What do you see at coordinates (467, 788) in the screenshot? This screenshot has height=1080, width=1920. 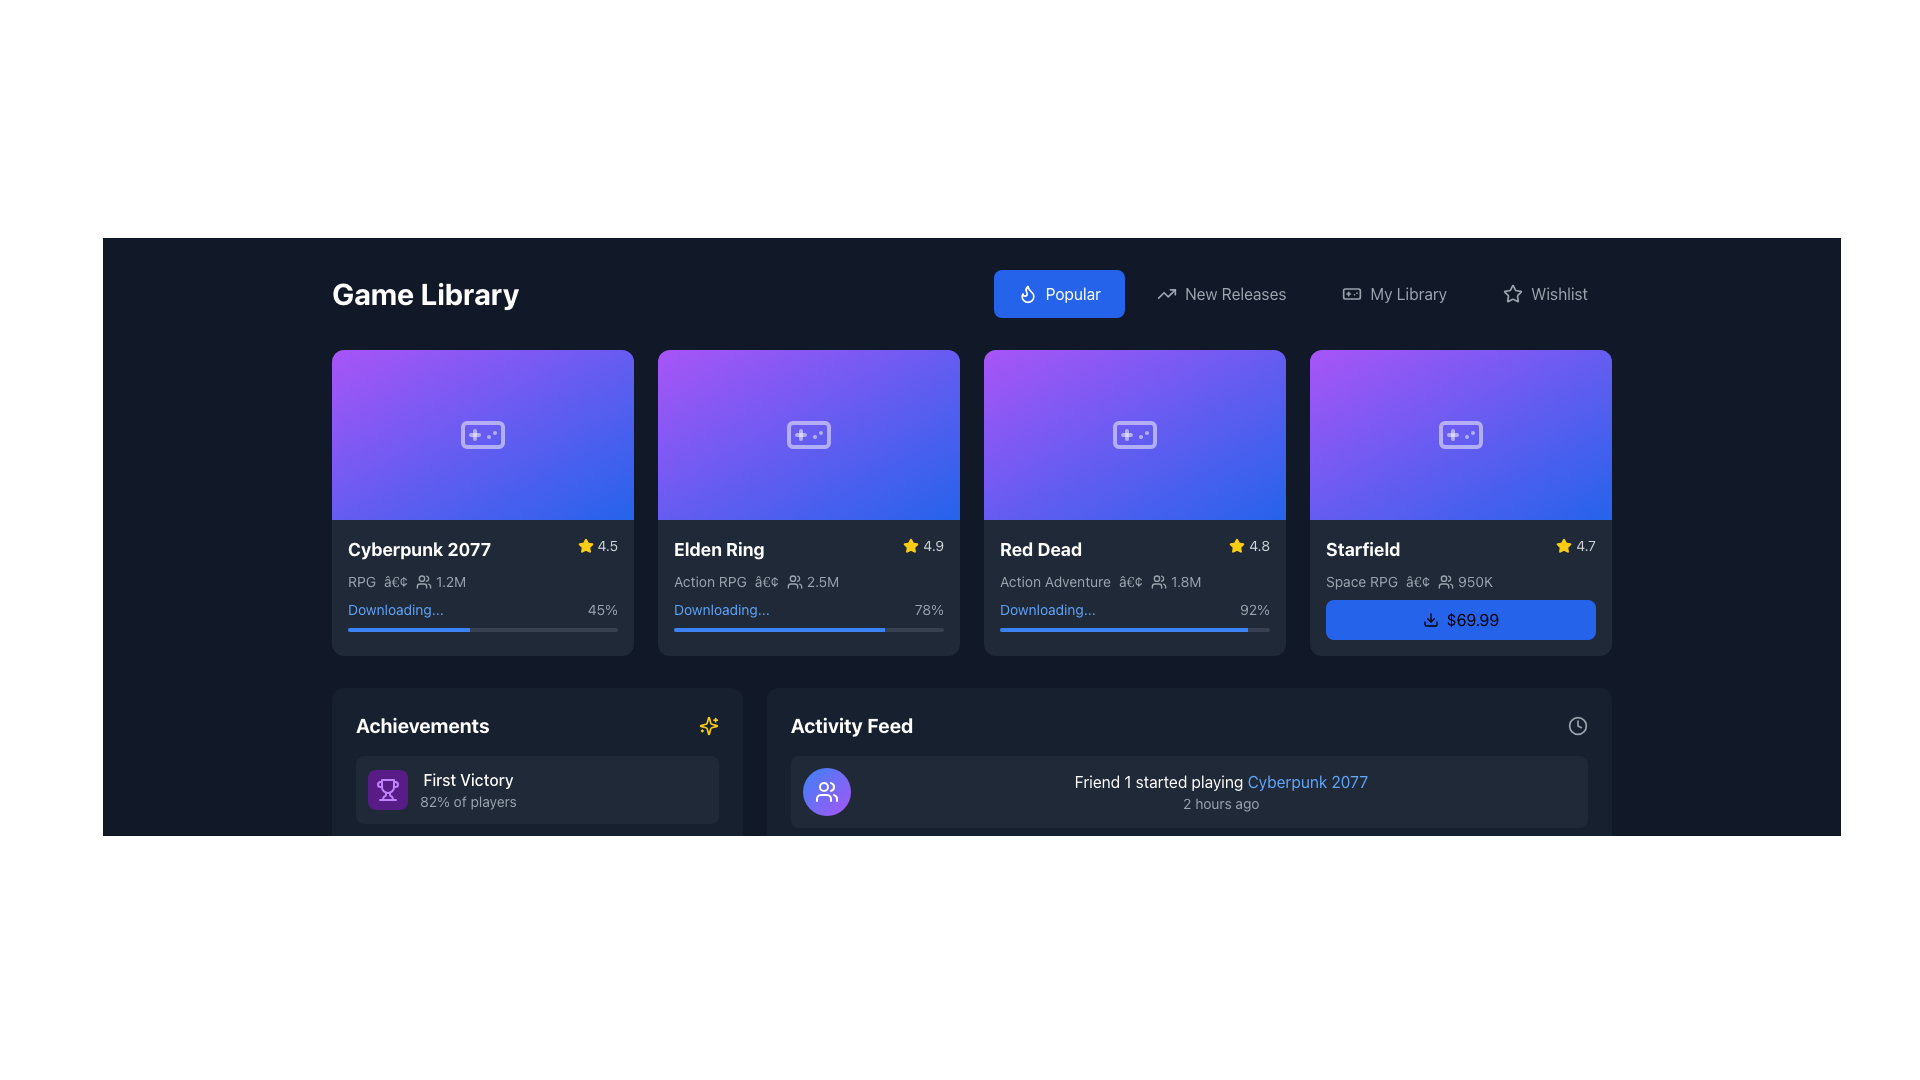 I see `achievement information displayed in the card, specifically the milestone 'First Victory' and the statistic '82% of players', located in the bottom-left portion of the interface adjacent to the purple trophy icon` at bounding box center [467, 788].